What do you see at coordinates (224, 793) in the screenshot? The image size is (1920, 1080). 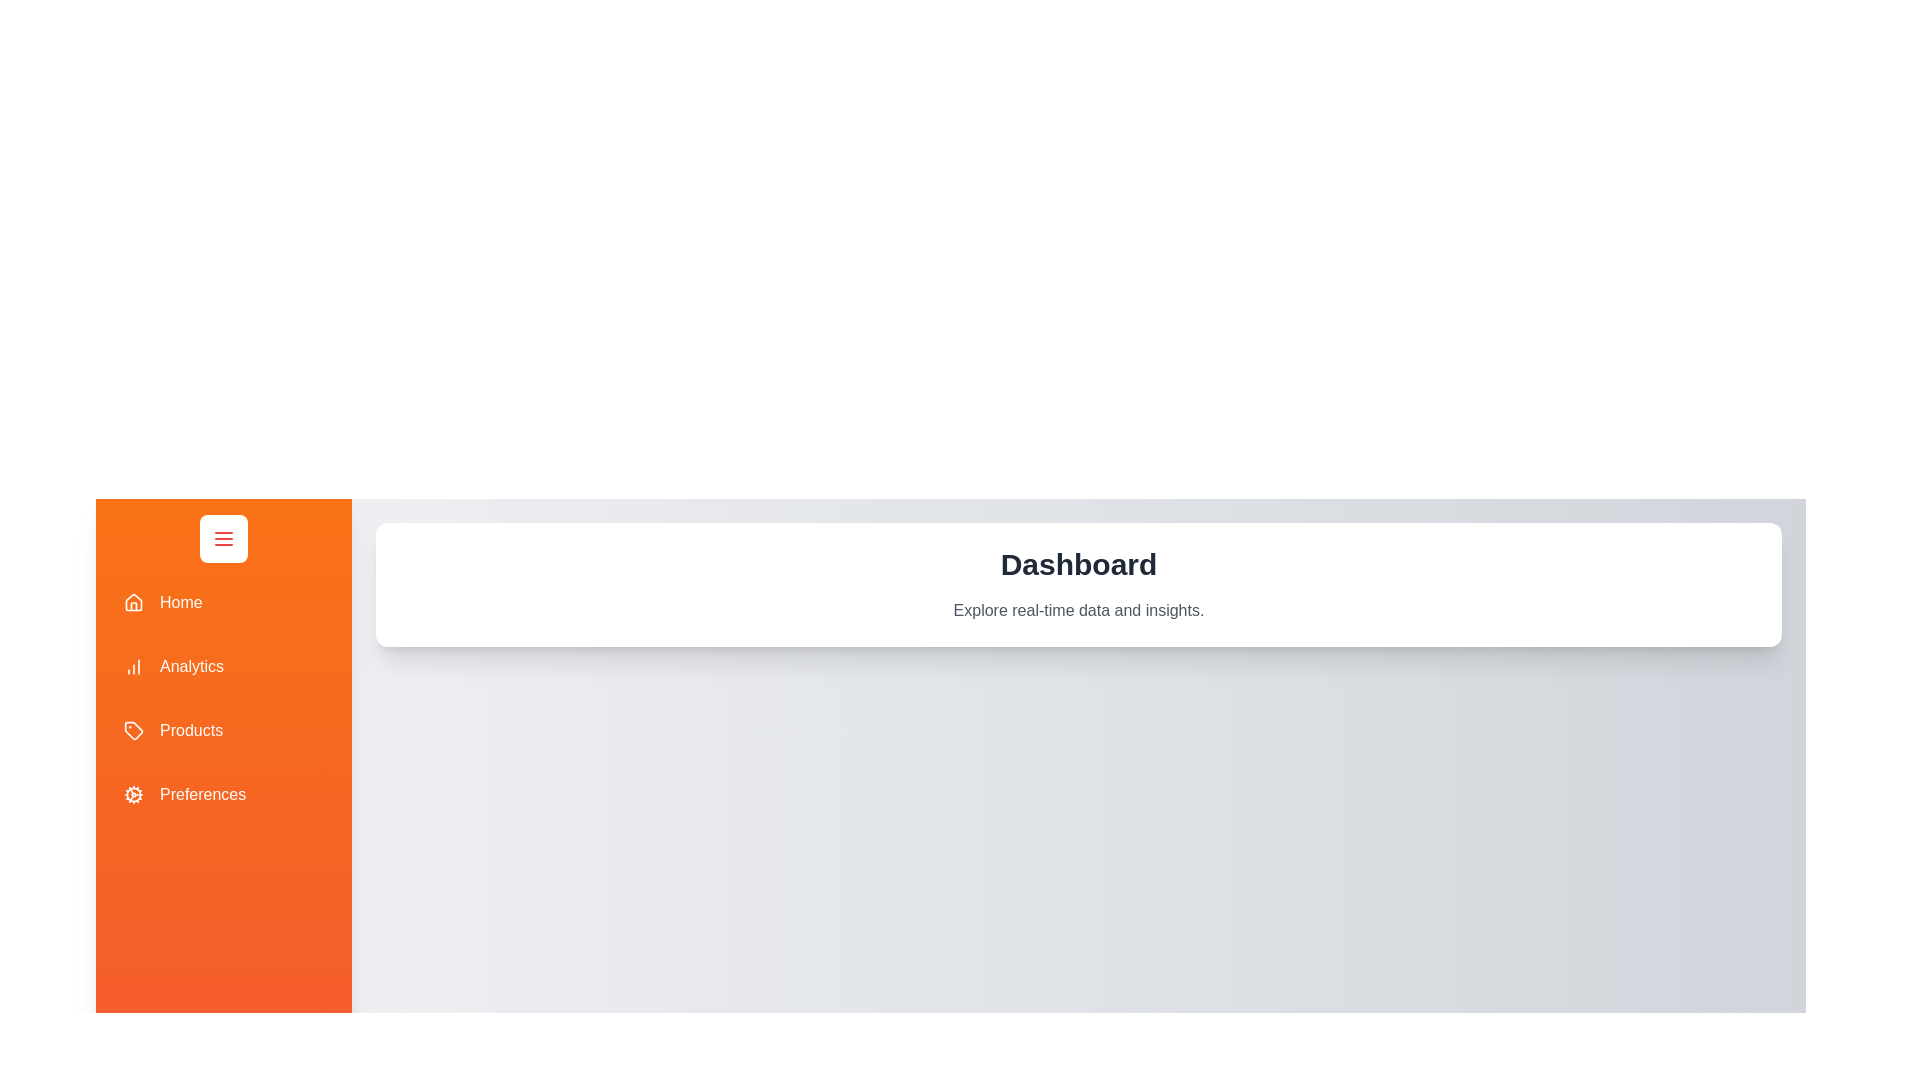 I see `the Preferences tab in the drawer` at bounding box center [224, 793].